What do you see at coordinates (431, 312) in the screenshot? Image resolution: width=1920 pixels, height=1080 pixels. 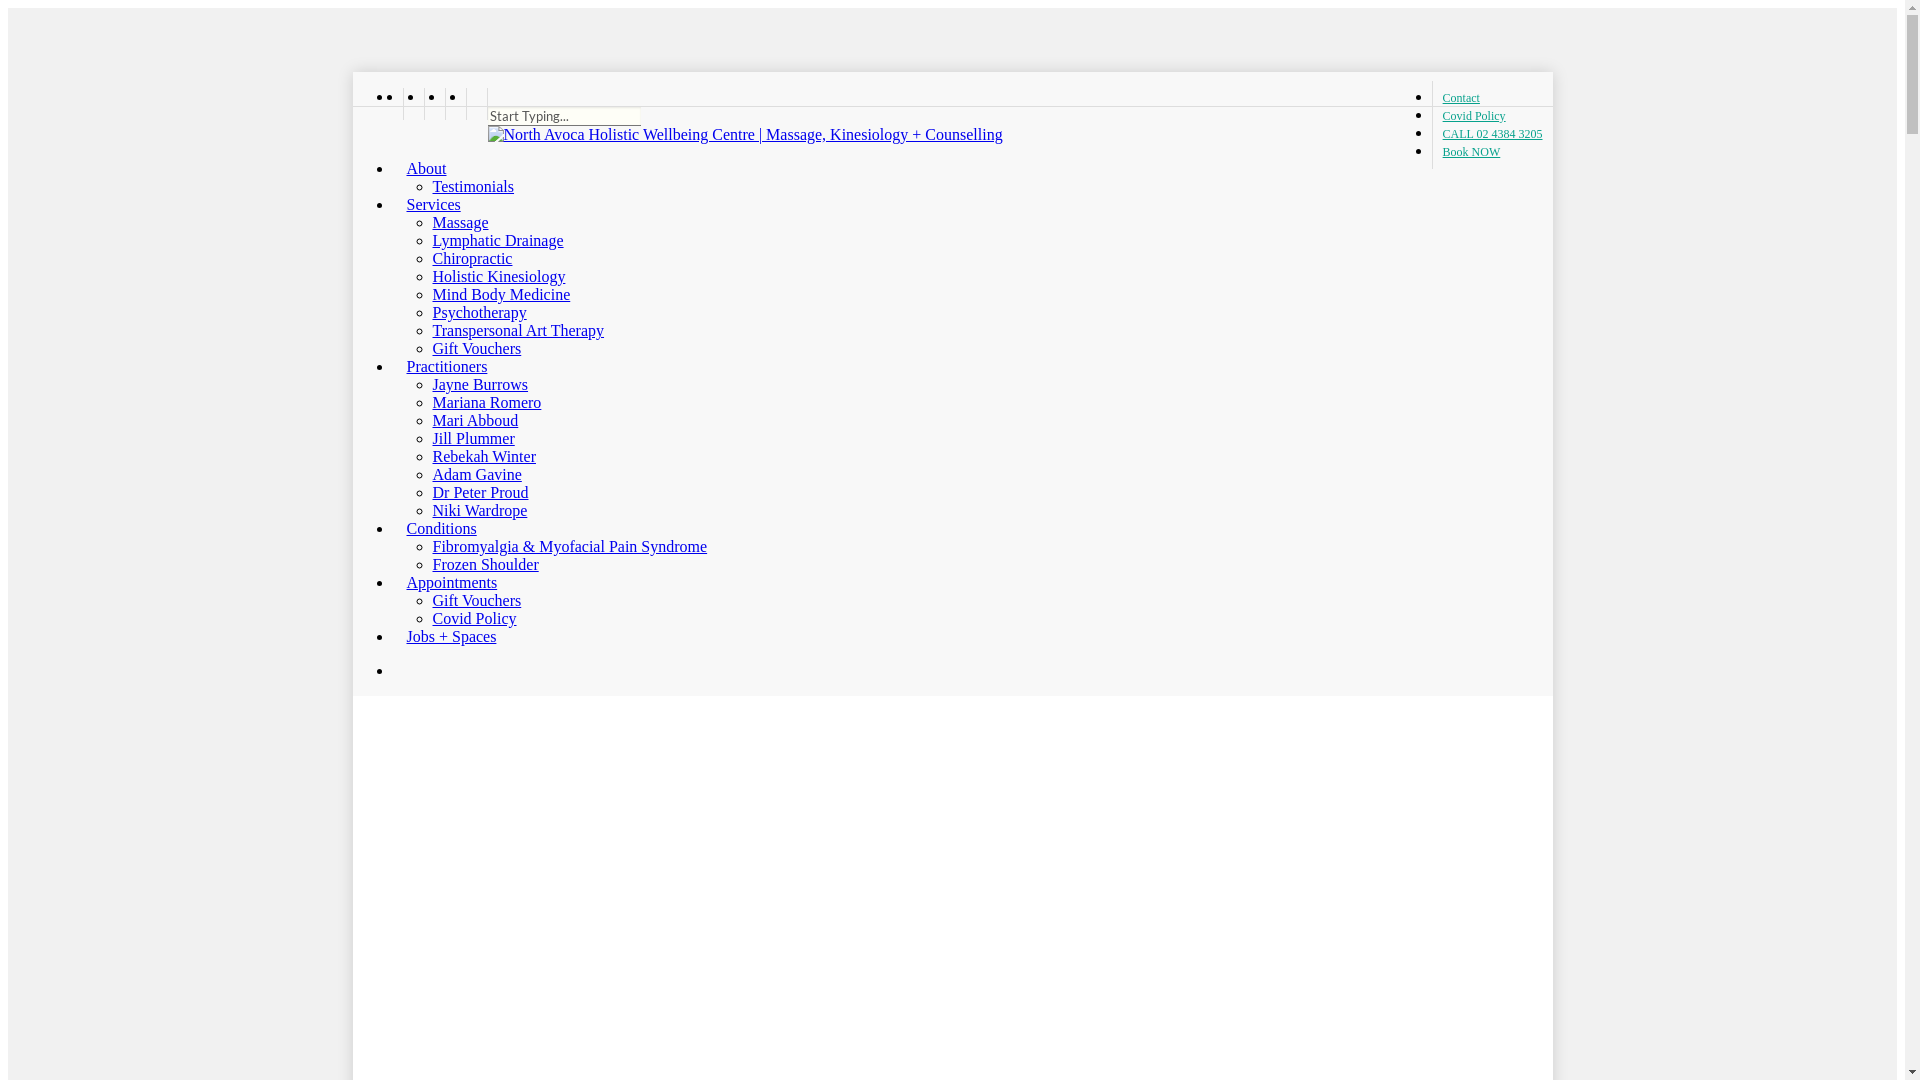 I see `'Psychotherapy'` at bounding box center [431, 312].